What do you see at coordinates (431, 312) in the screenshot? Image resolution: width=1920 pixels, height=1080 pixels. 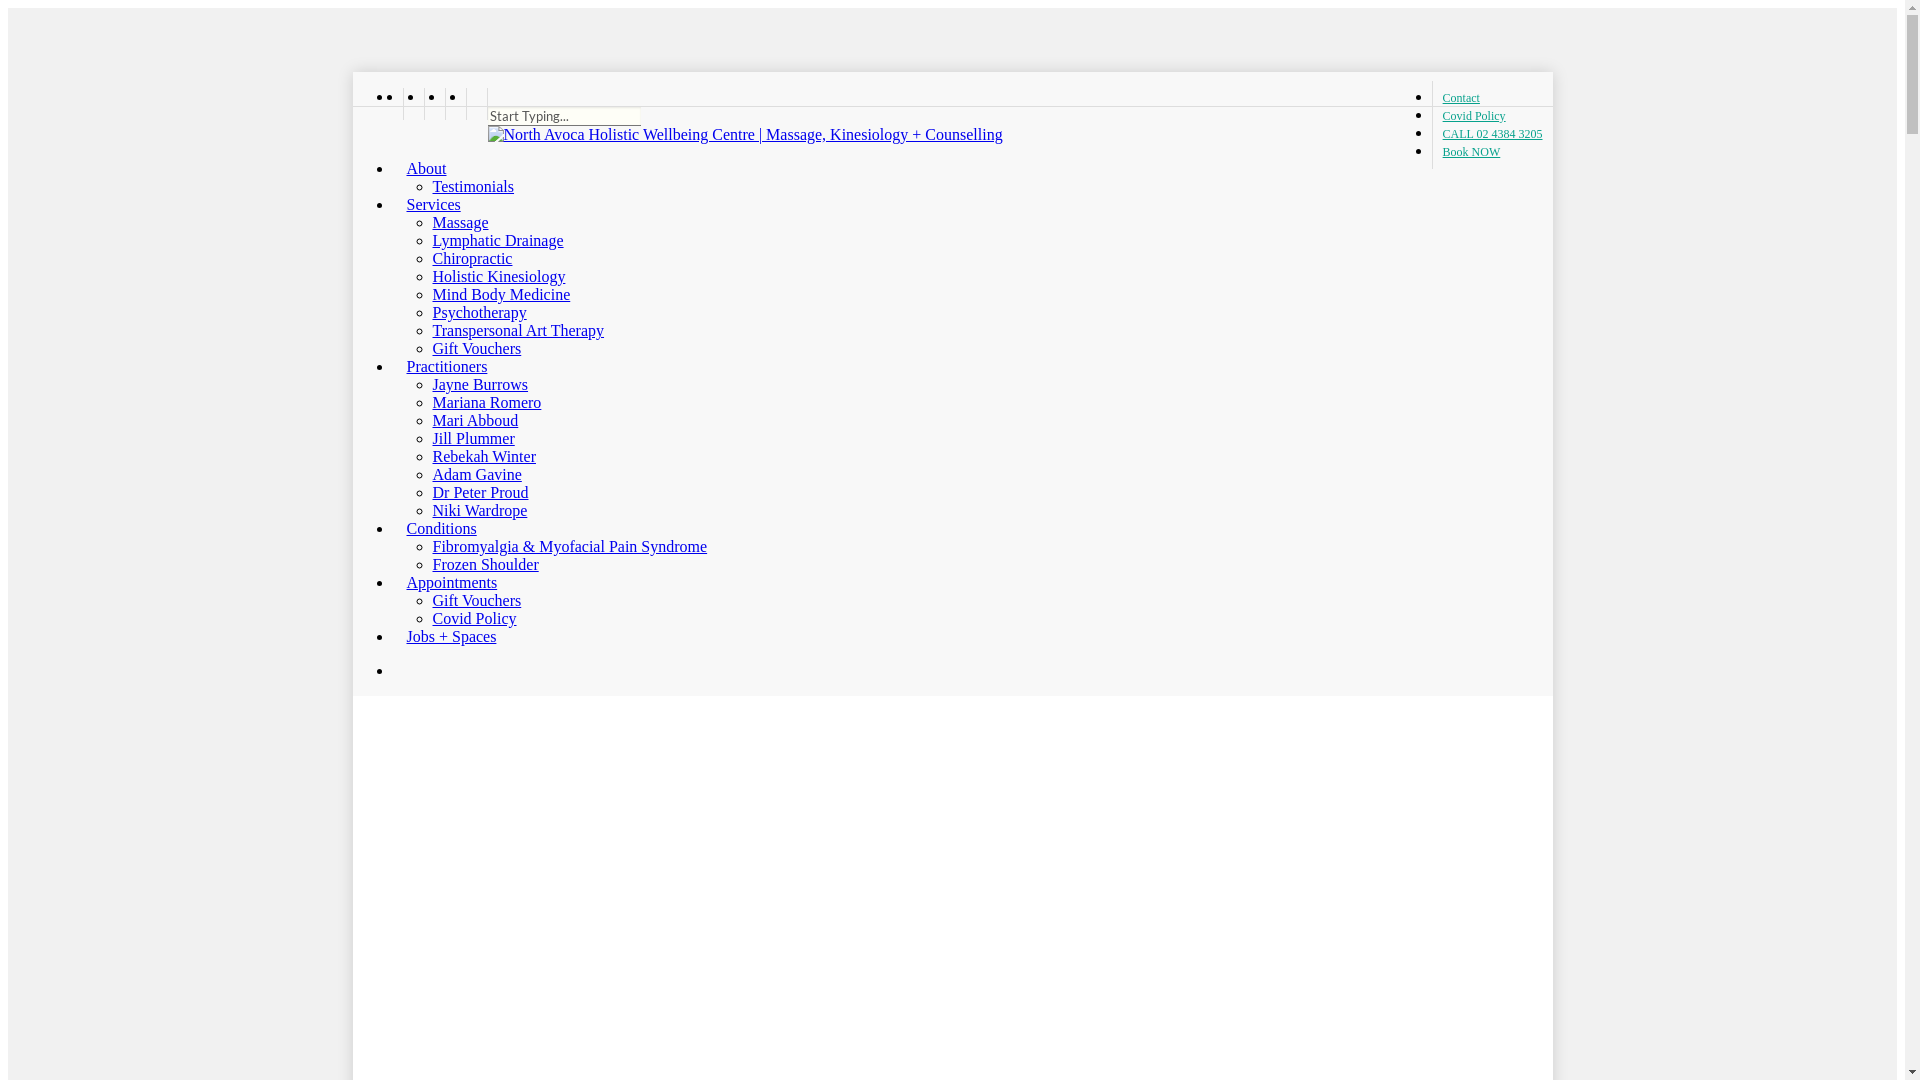 I see `'Psychotherapy'` at bounding box center [431, 312].